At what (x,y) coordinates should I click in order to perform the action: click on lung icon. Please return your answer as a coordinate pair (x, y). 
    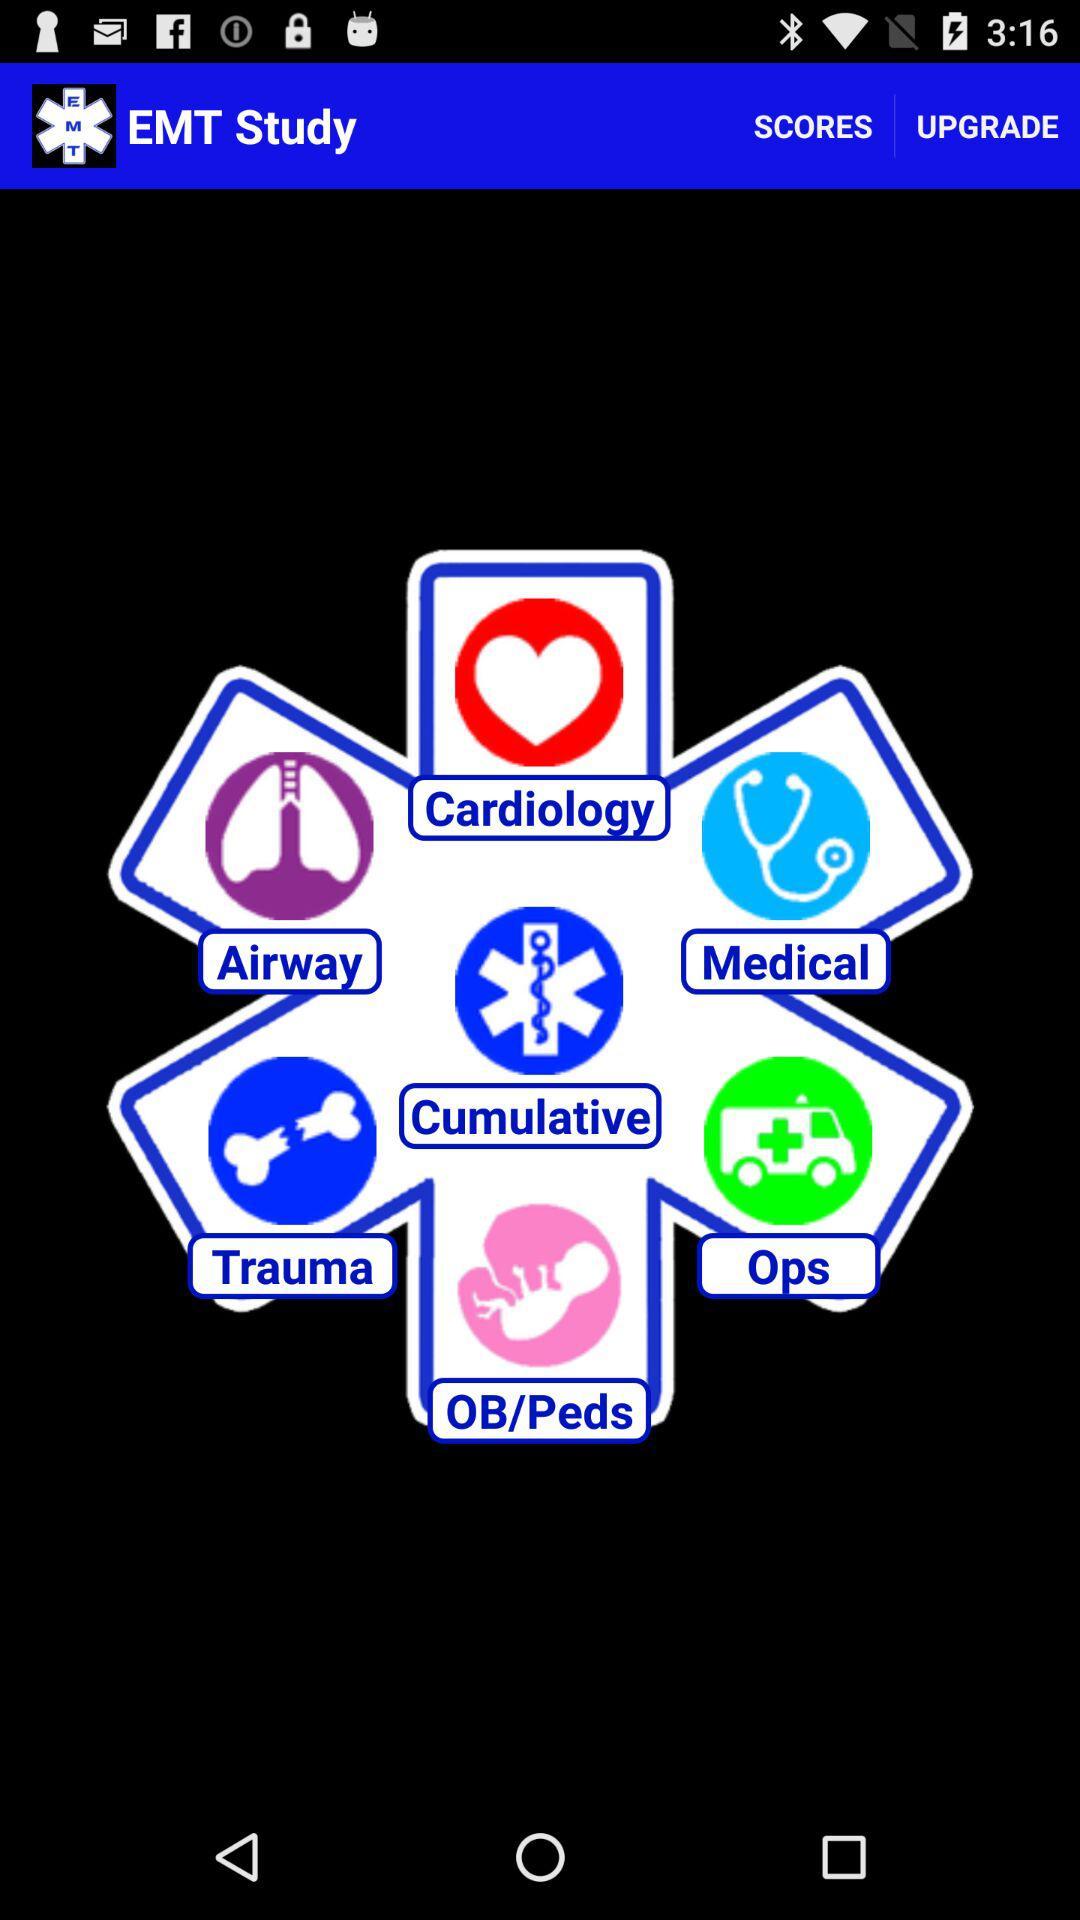
    Looking at the image, I should click on (289, 836).